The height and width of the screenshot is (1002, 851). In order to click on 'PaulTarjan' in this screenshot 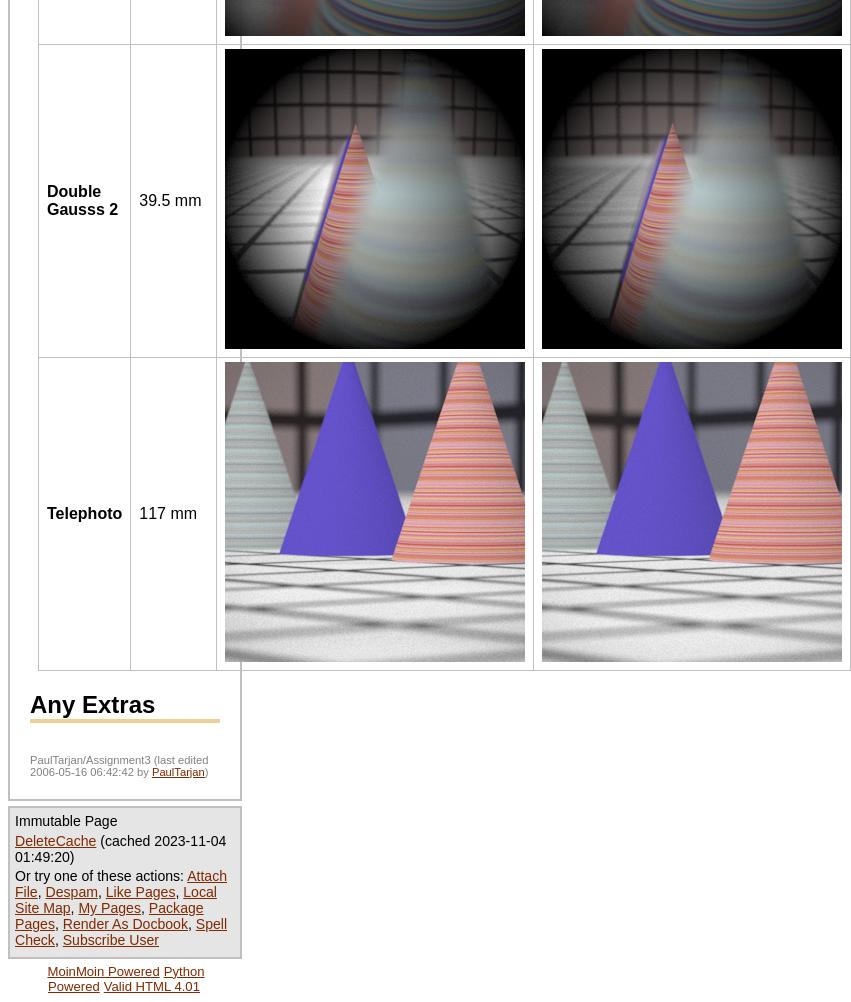, I will do `click(176, 770)`.